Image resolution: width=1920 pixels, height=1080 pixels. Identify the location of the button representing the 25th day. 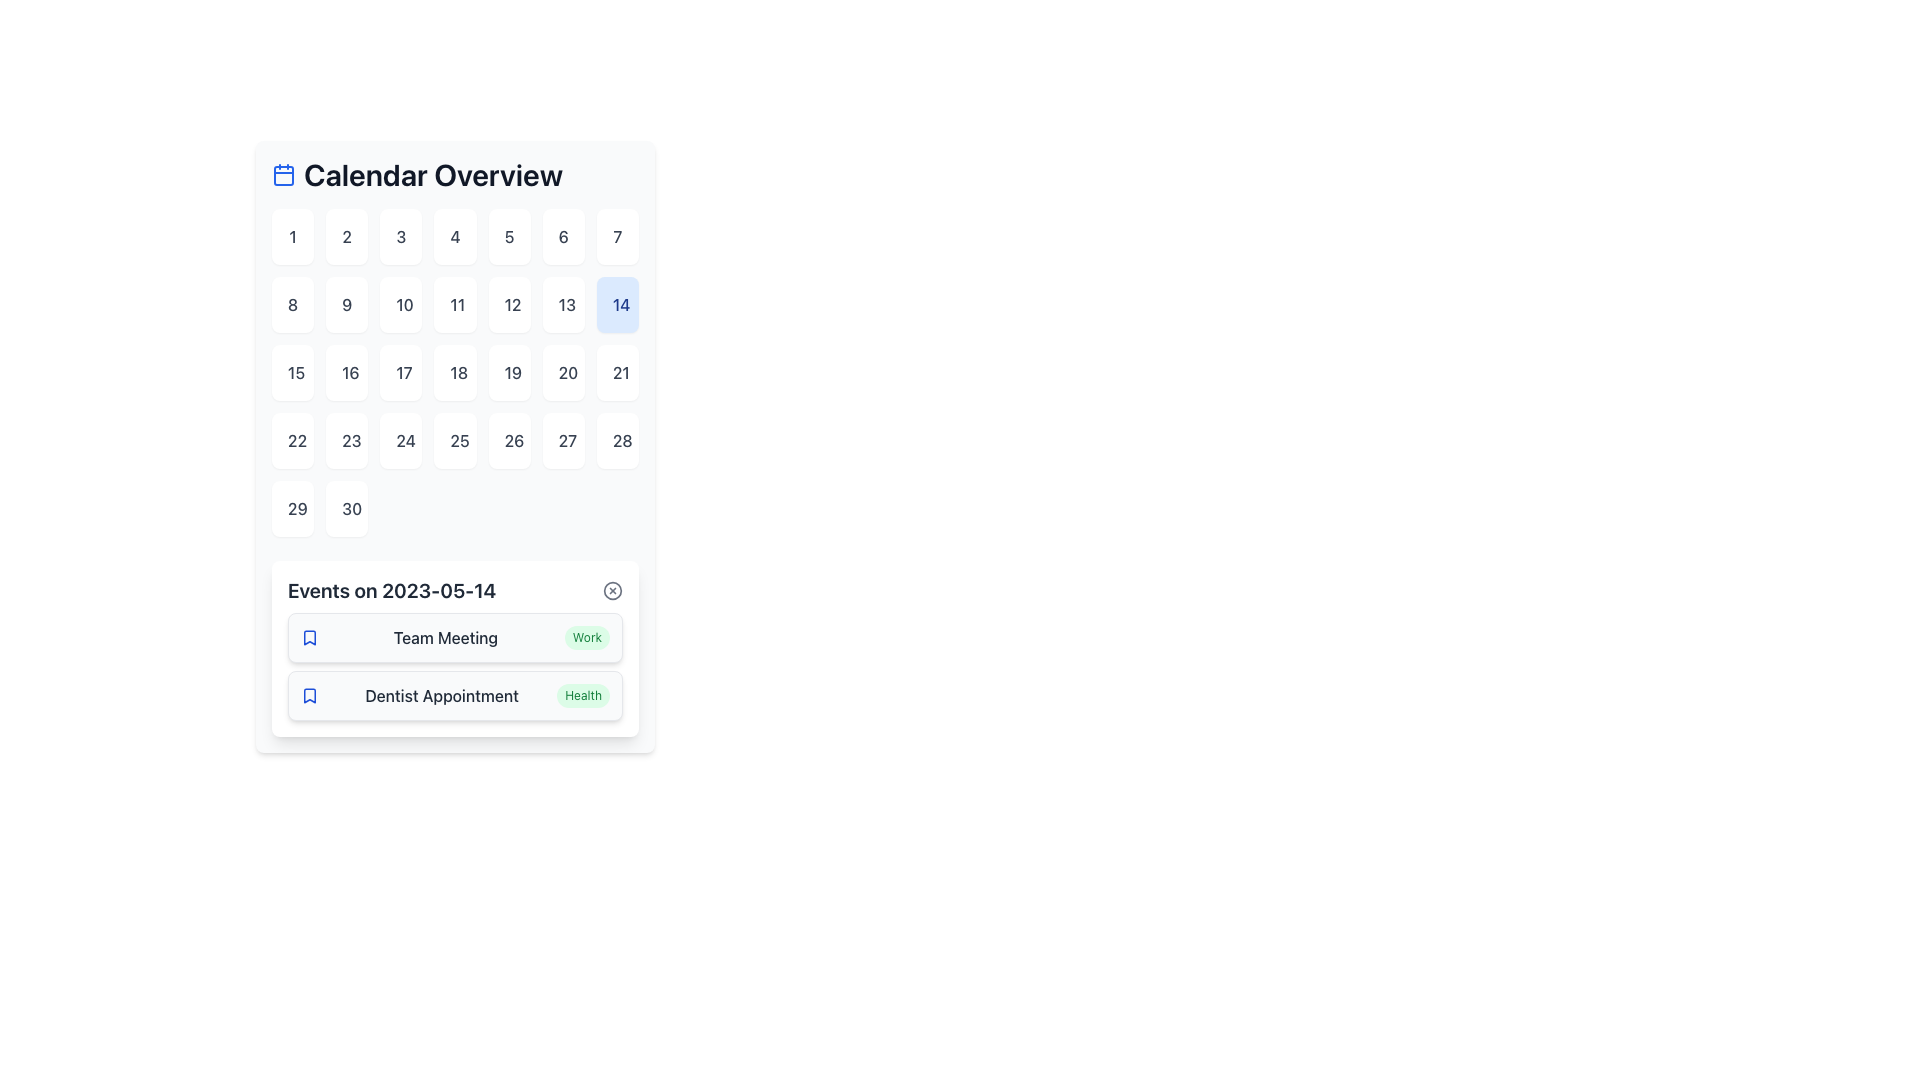
(454, 439).